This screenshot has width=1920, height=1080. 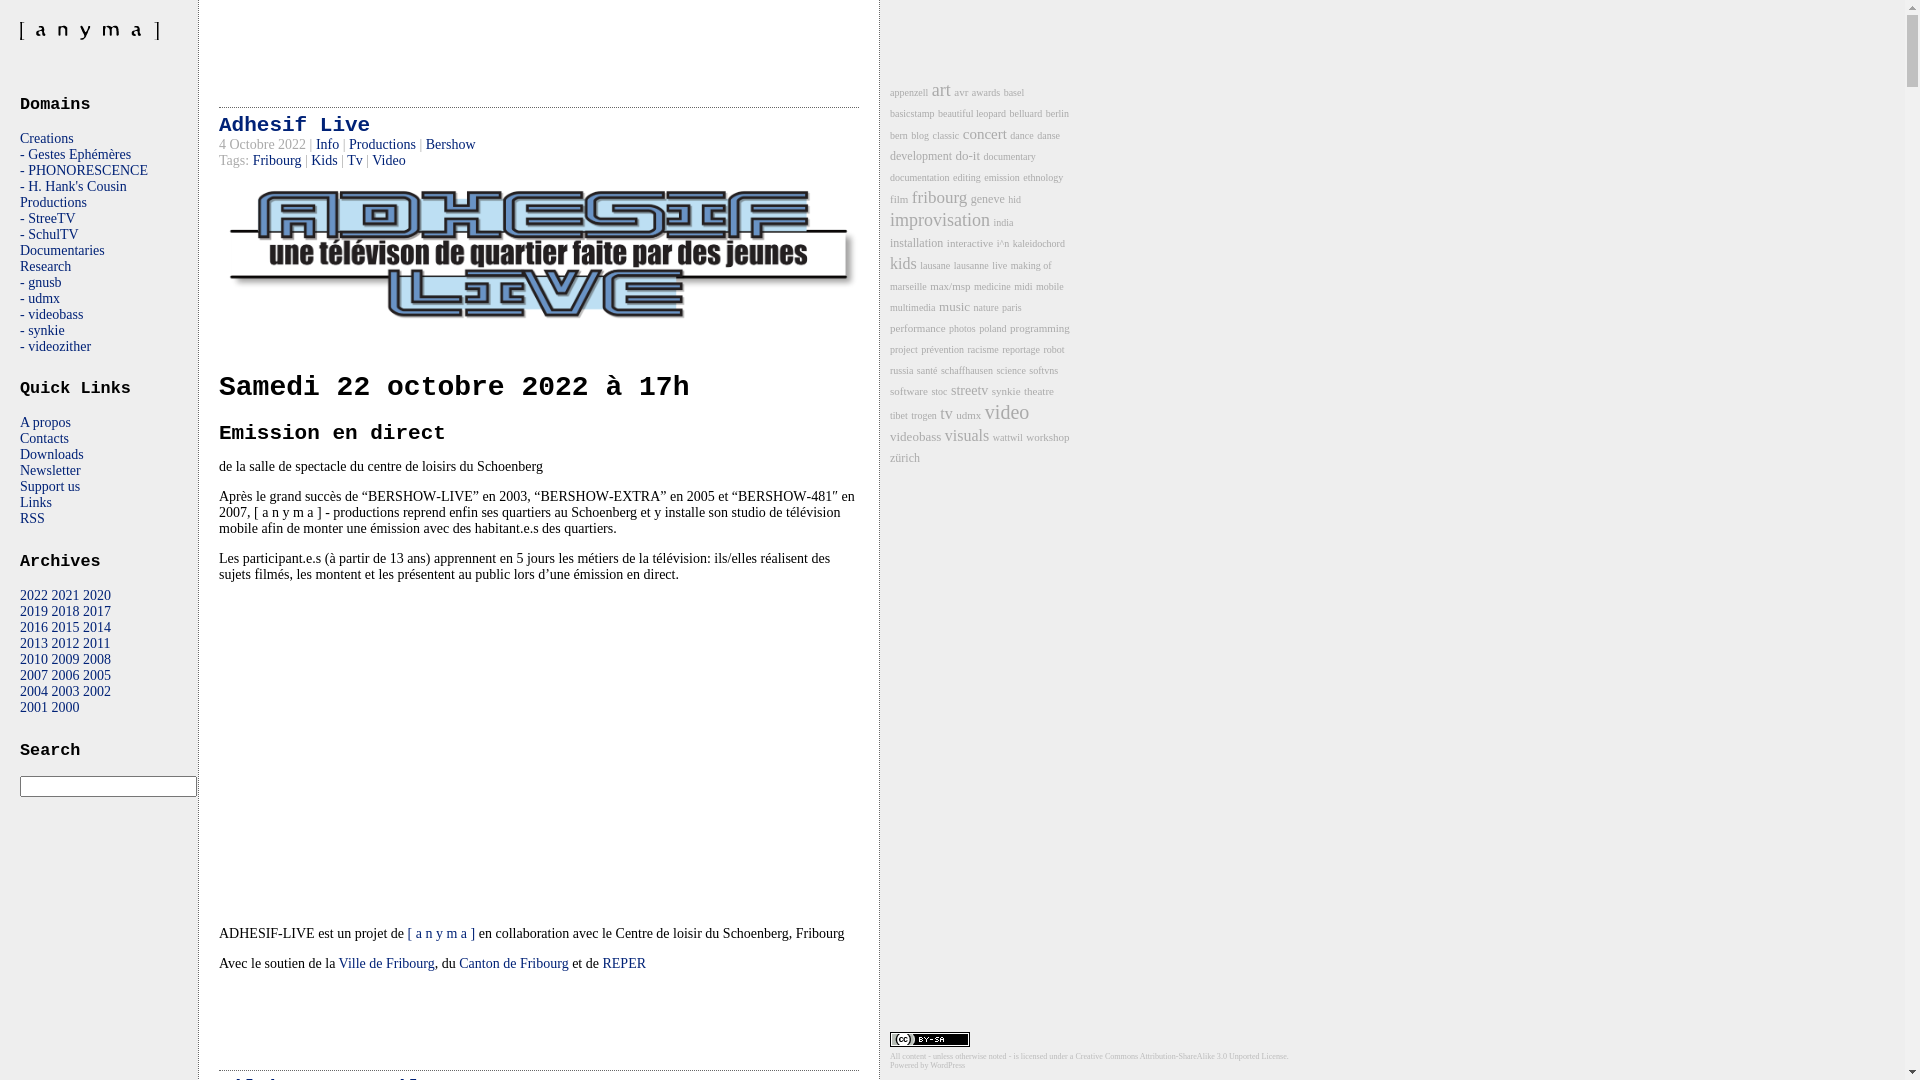 What do you see at coordinates (327, 143) in the screenshot?
I see `'Info'` at bounding box center [327, 143].